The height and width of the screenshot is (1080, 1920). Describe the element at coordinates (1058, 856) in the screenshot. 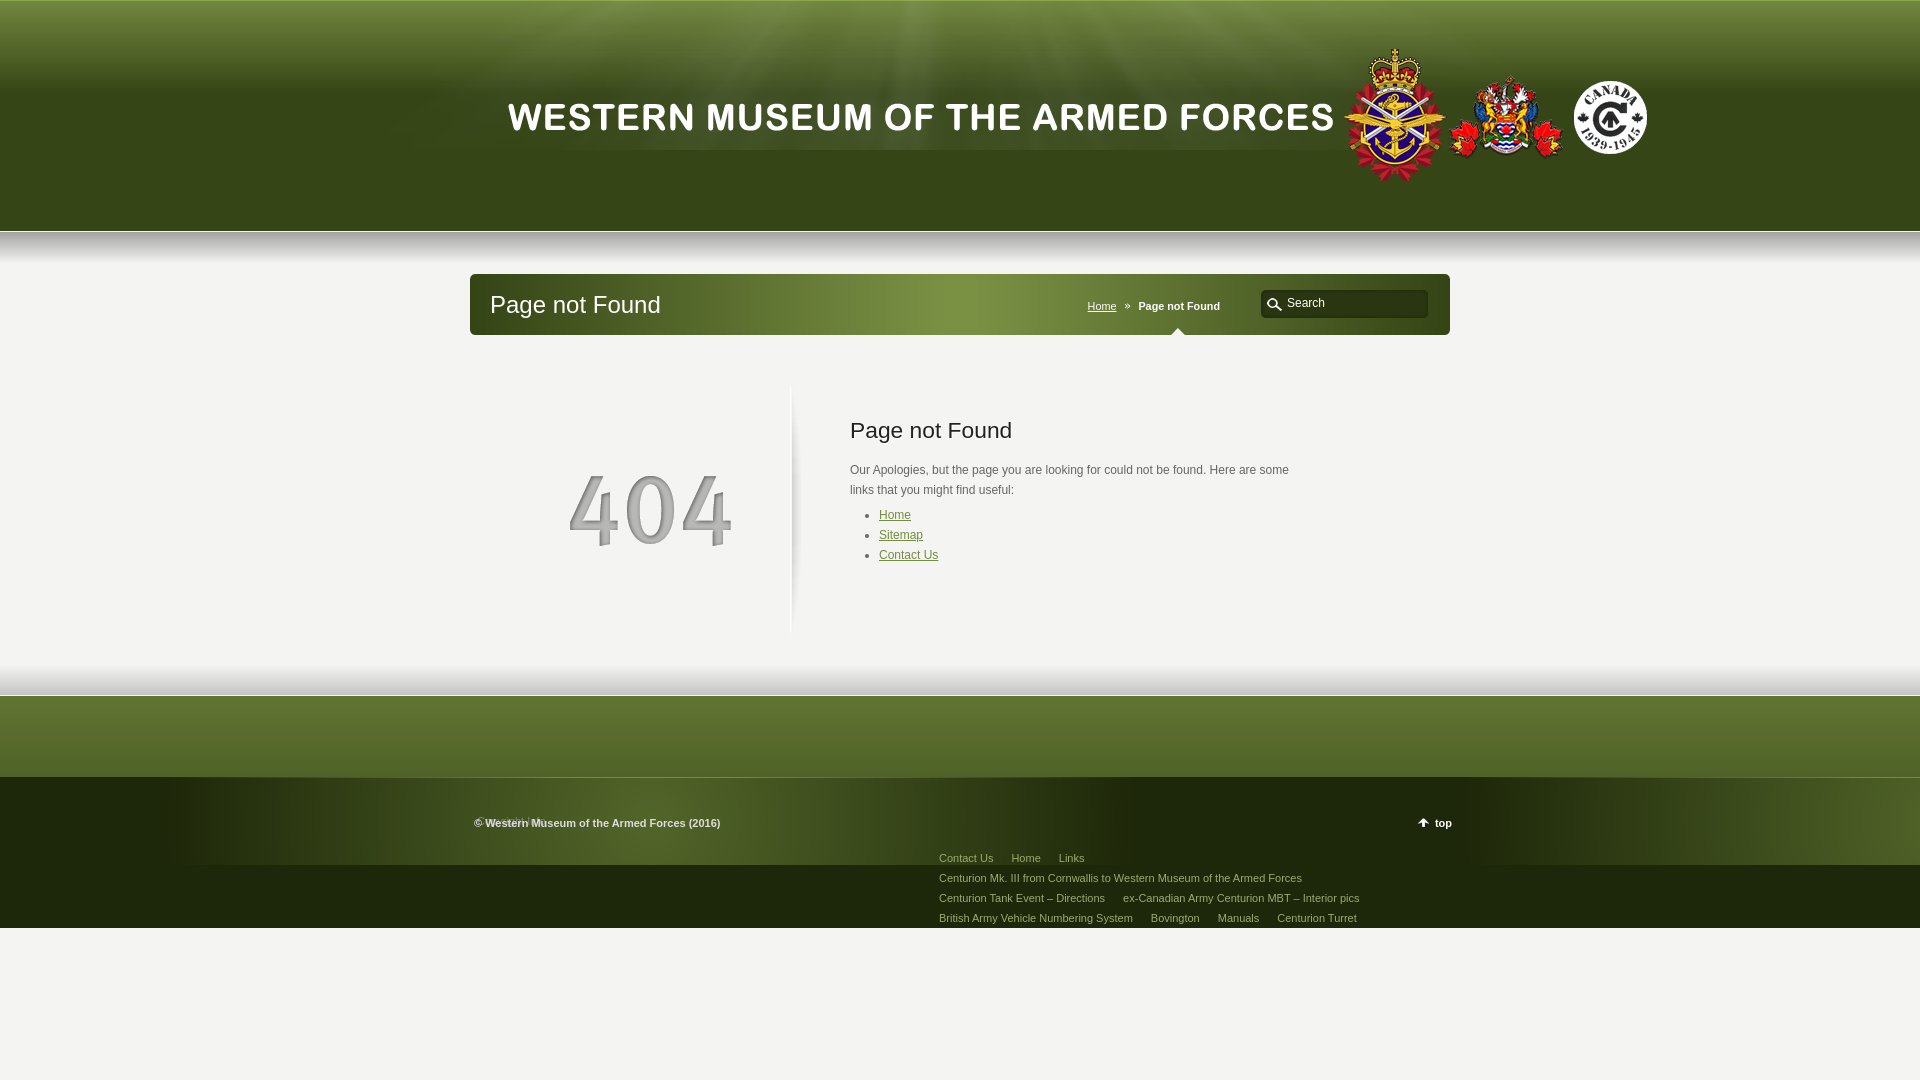

I see `'Links'` at that location.